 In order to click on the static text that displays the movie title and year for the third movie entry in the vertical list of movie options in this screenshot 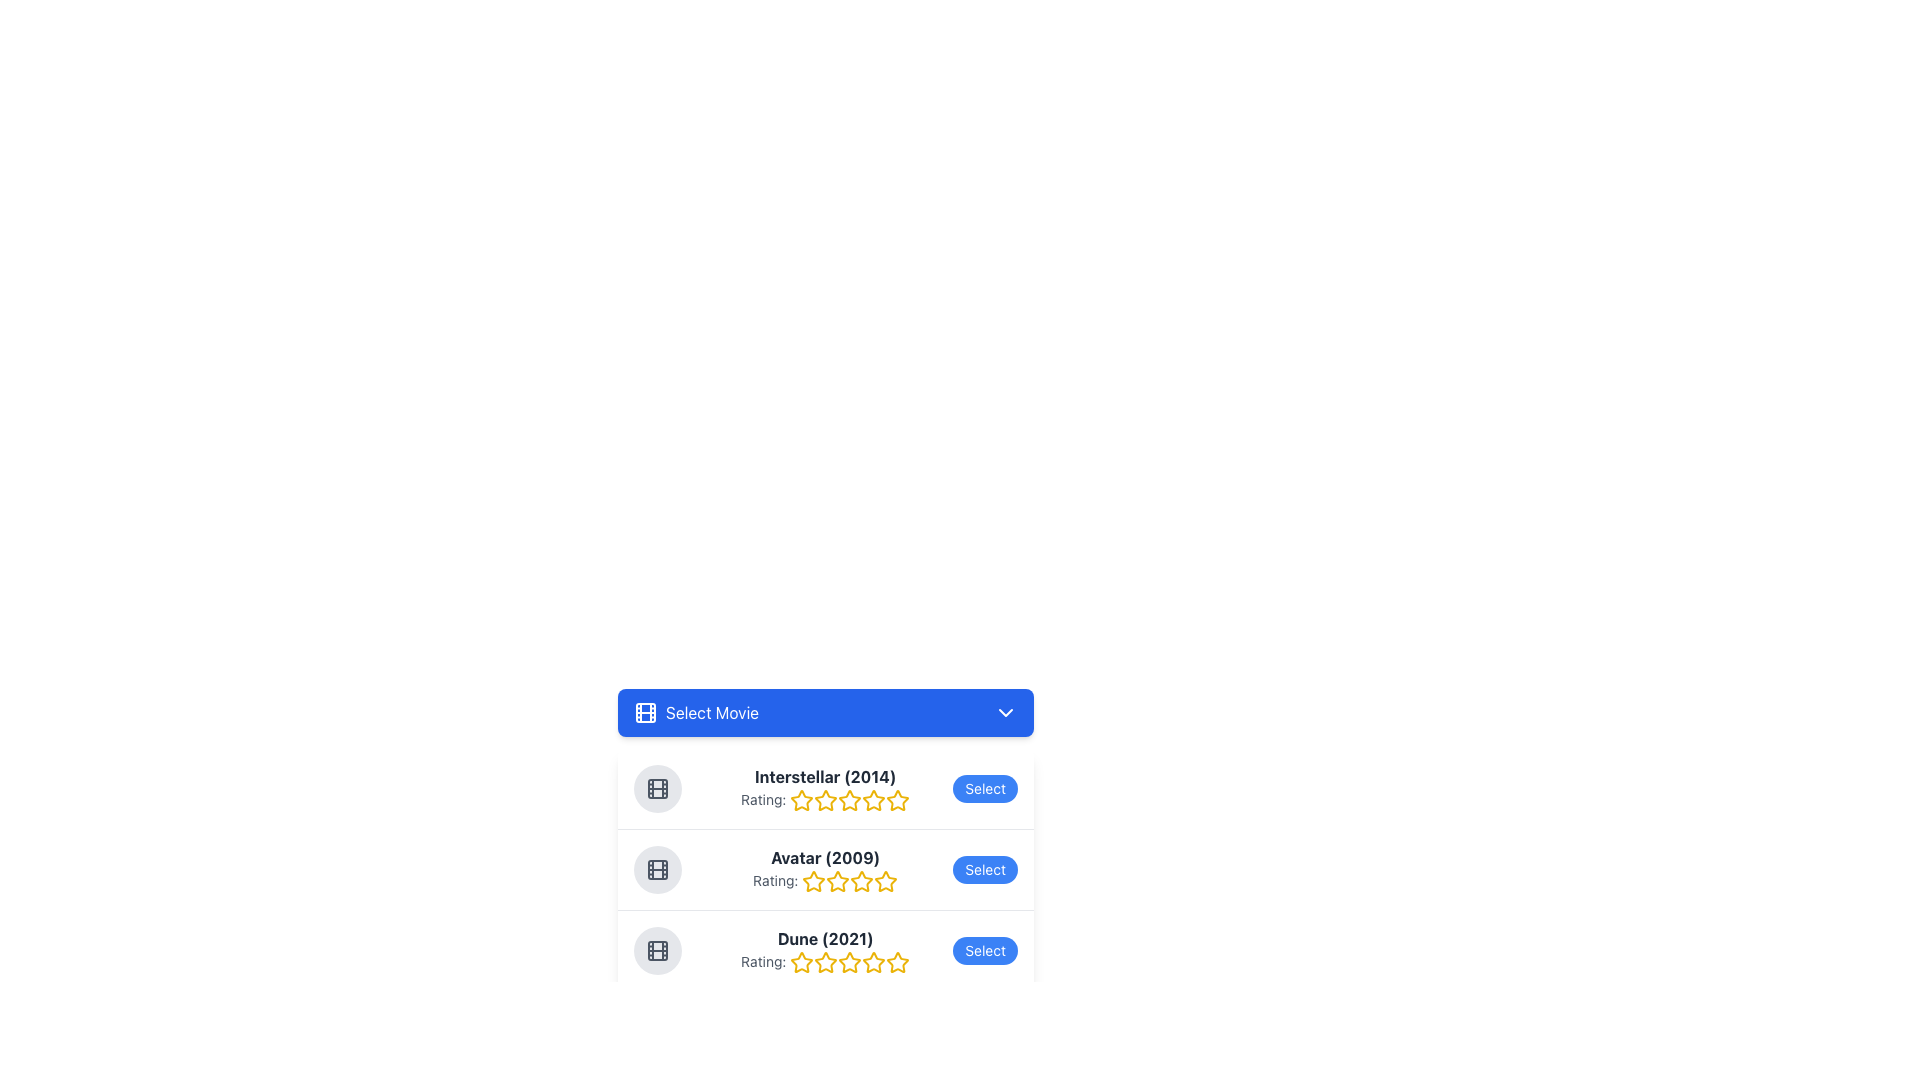, I will do `click(825, 938)`.